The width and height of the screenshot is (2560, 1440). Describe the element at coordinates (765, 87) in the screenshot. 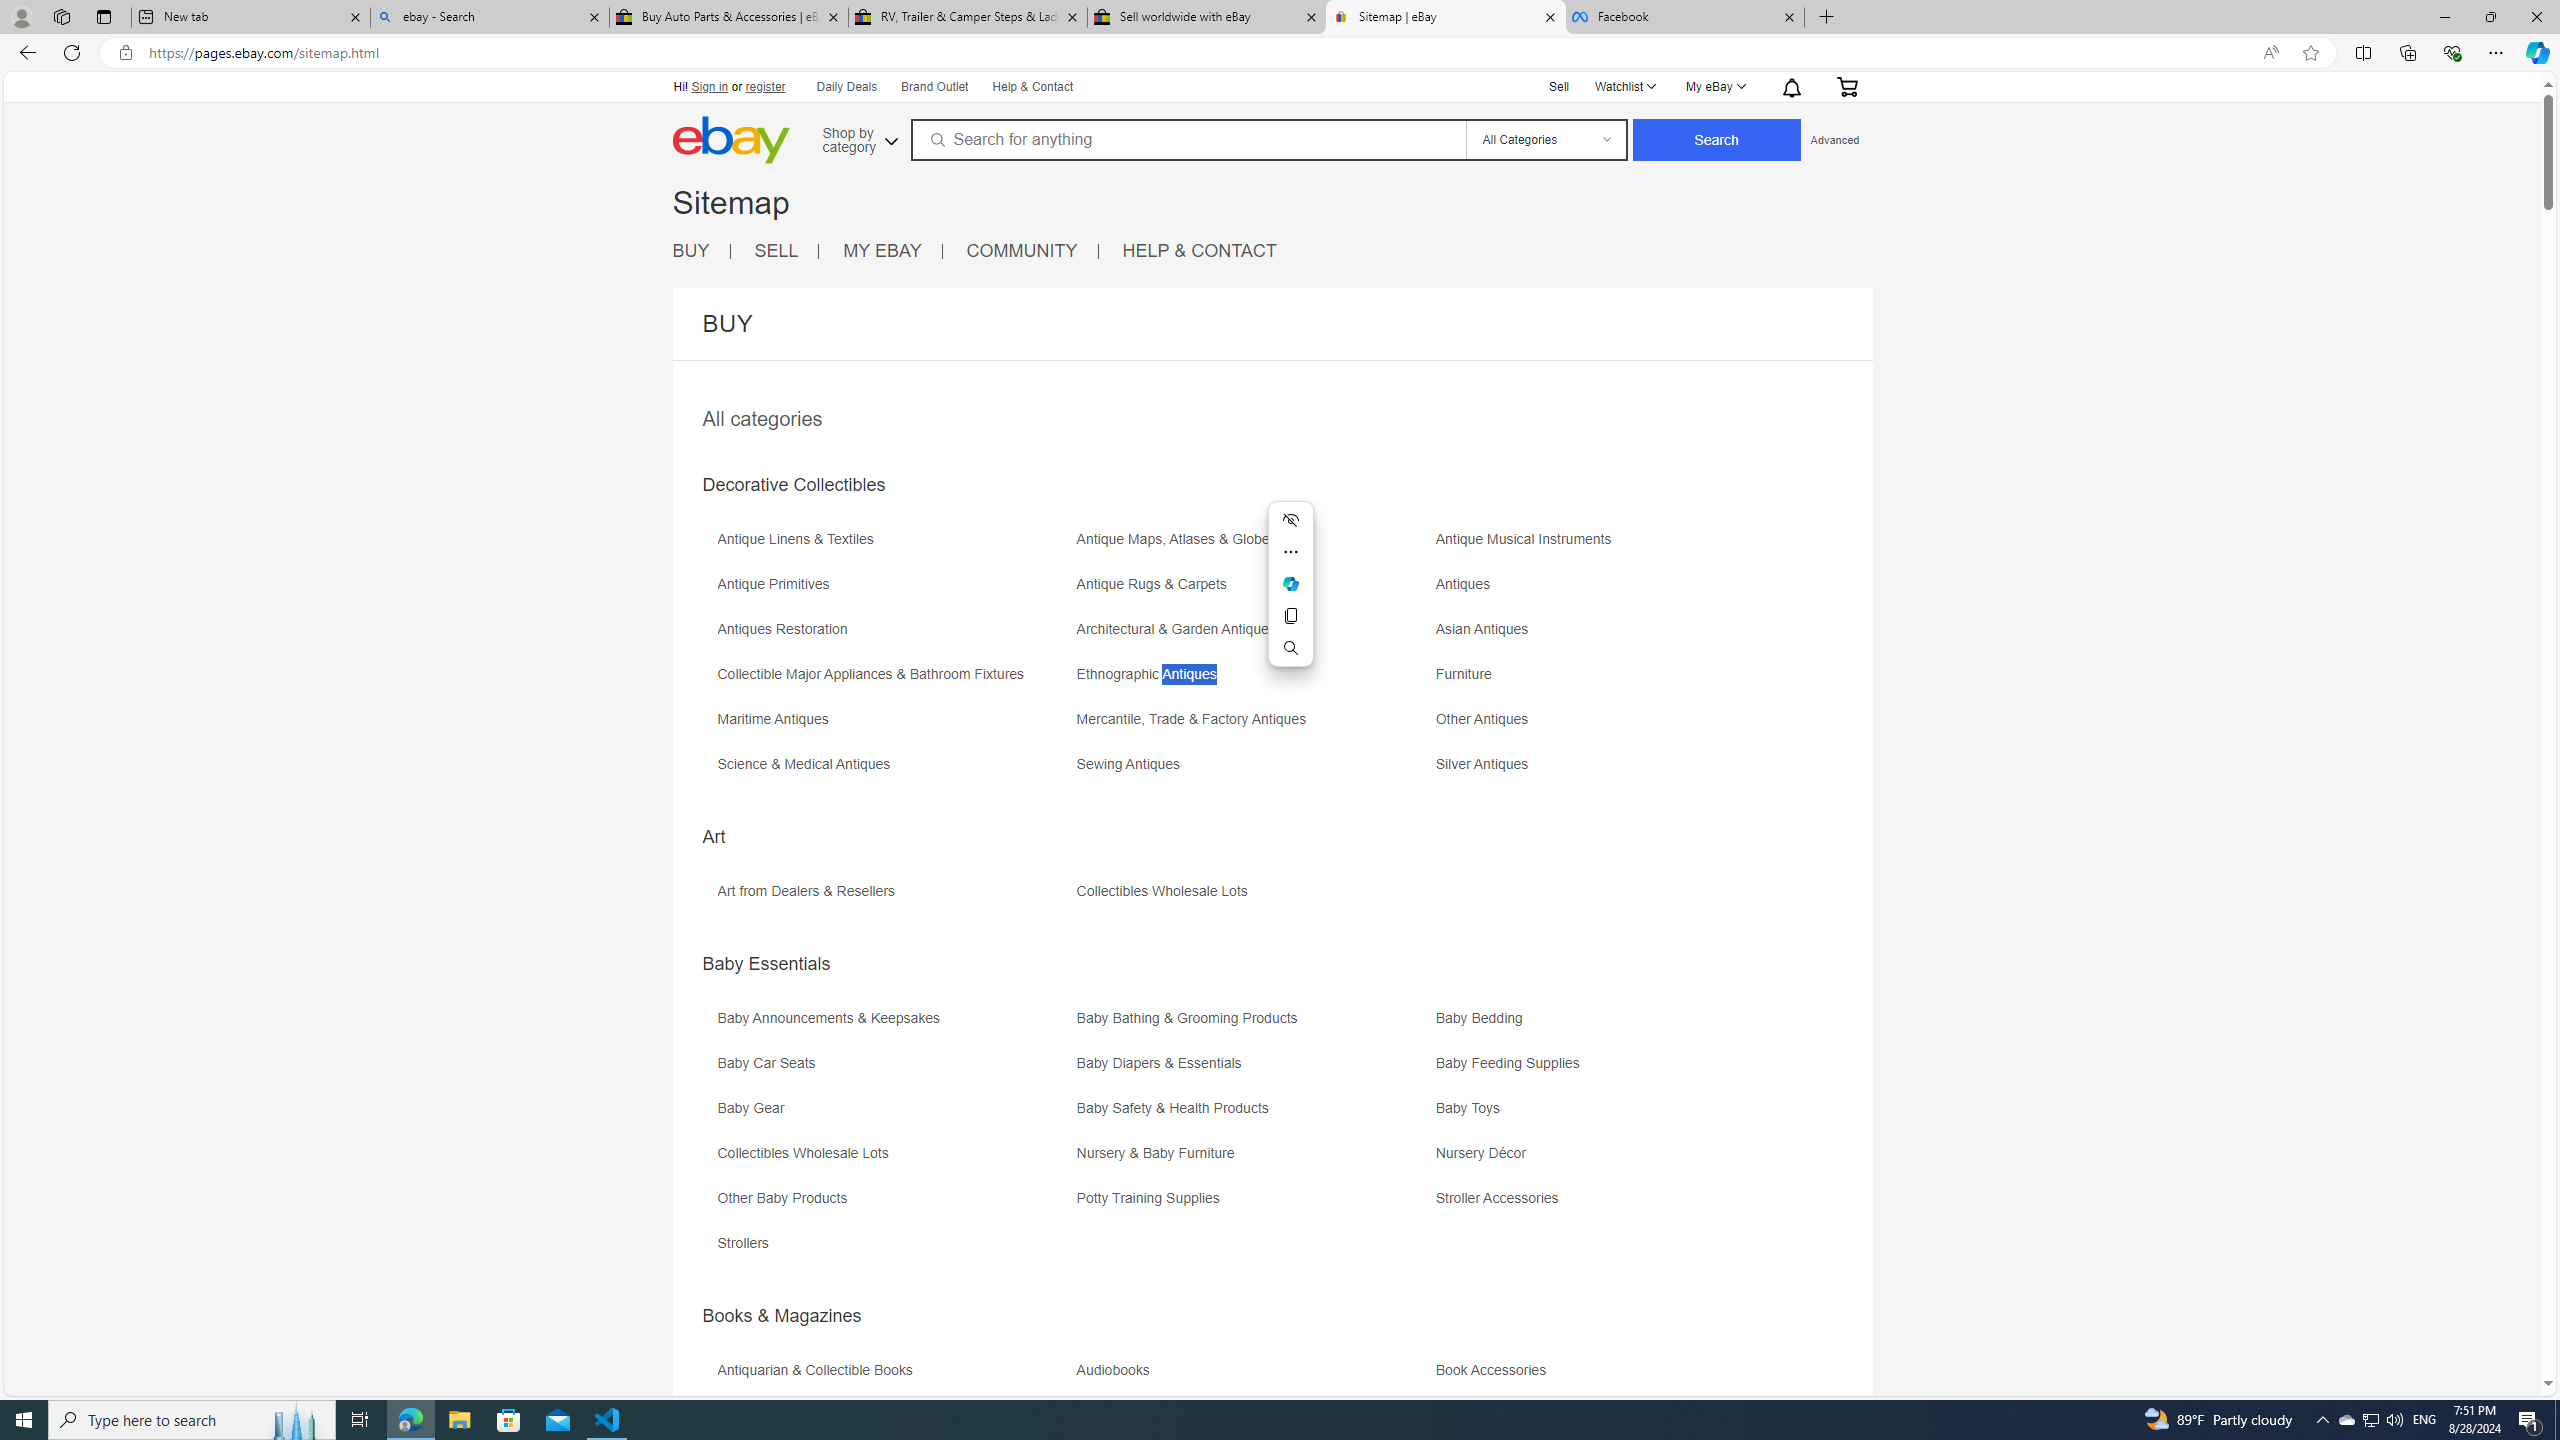

I see `'register'` at that location.